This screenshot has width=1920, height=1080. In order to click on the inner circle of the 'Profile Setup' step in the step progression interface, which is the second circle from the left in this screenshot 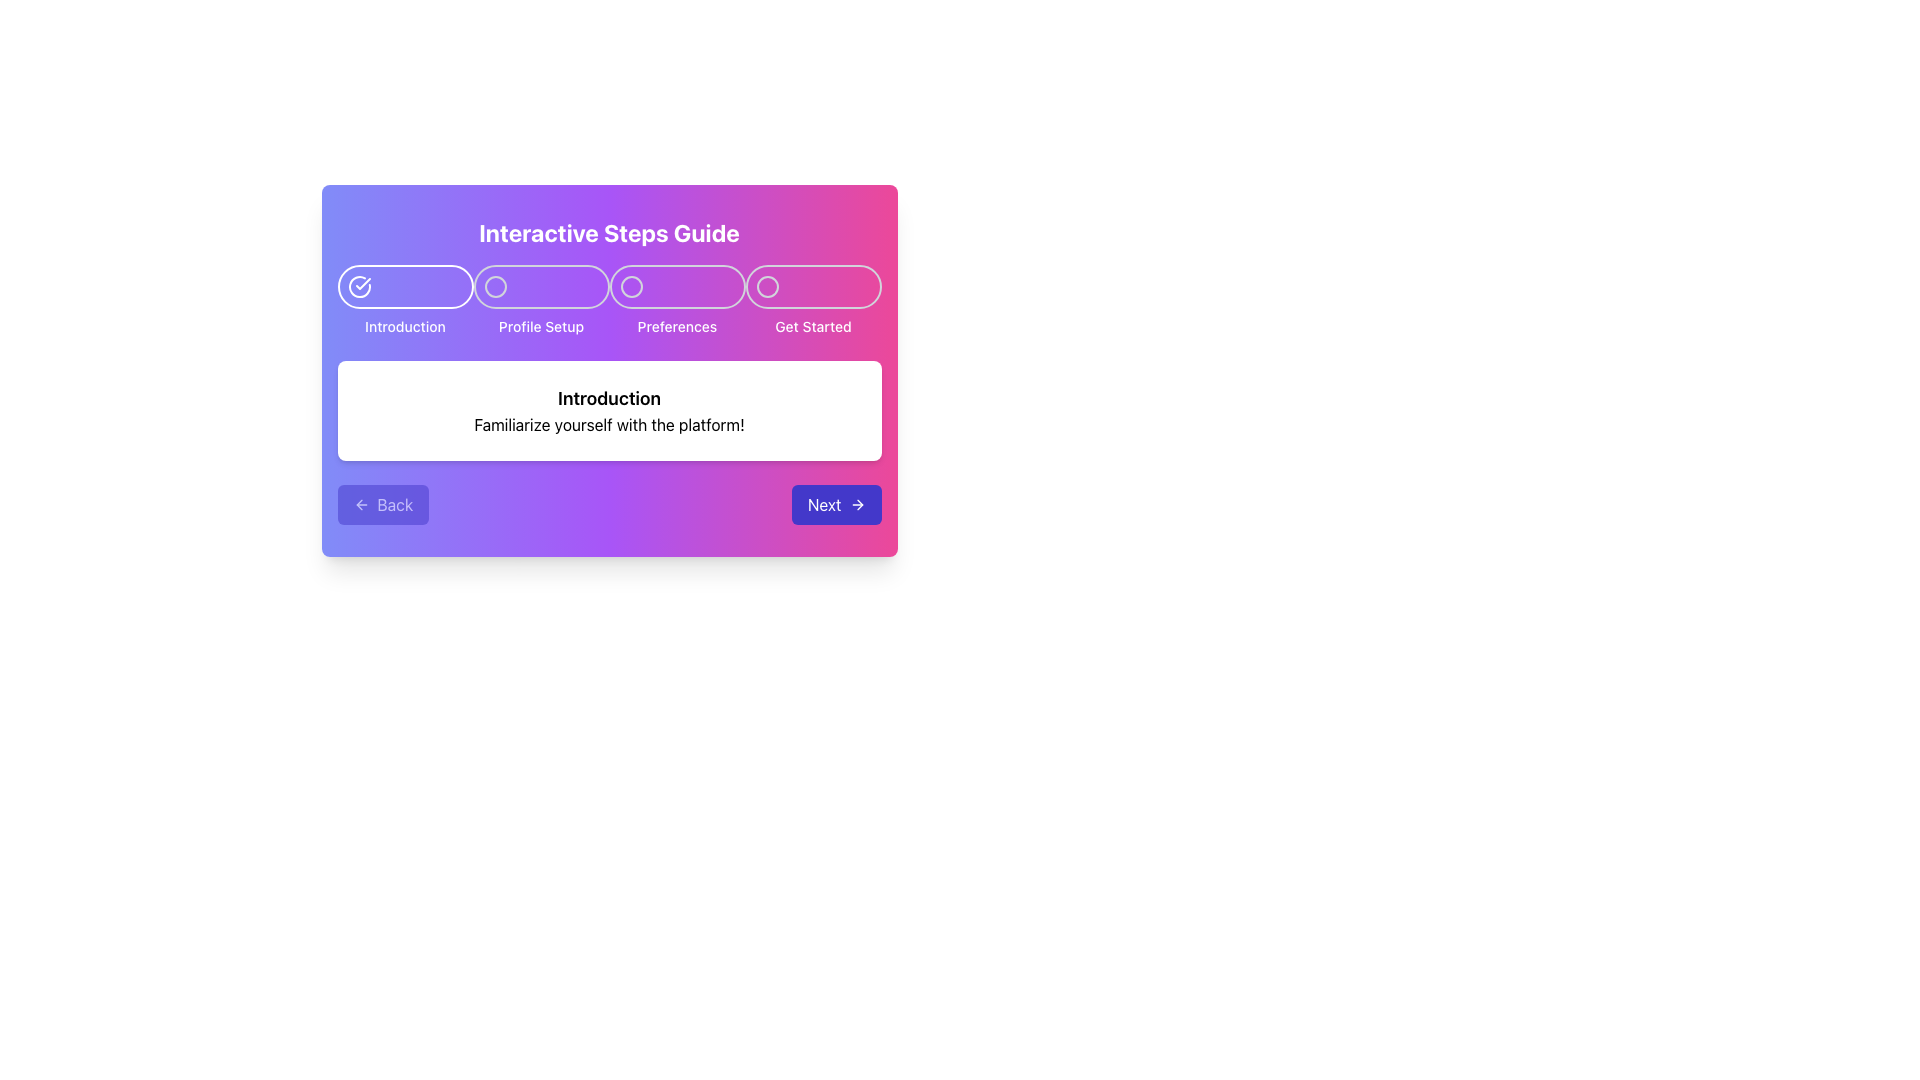, I will do `click(495, 286)`.